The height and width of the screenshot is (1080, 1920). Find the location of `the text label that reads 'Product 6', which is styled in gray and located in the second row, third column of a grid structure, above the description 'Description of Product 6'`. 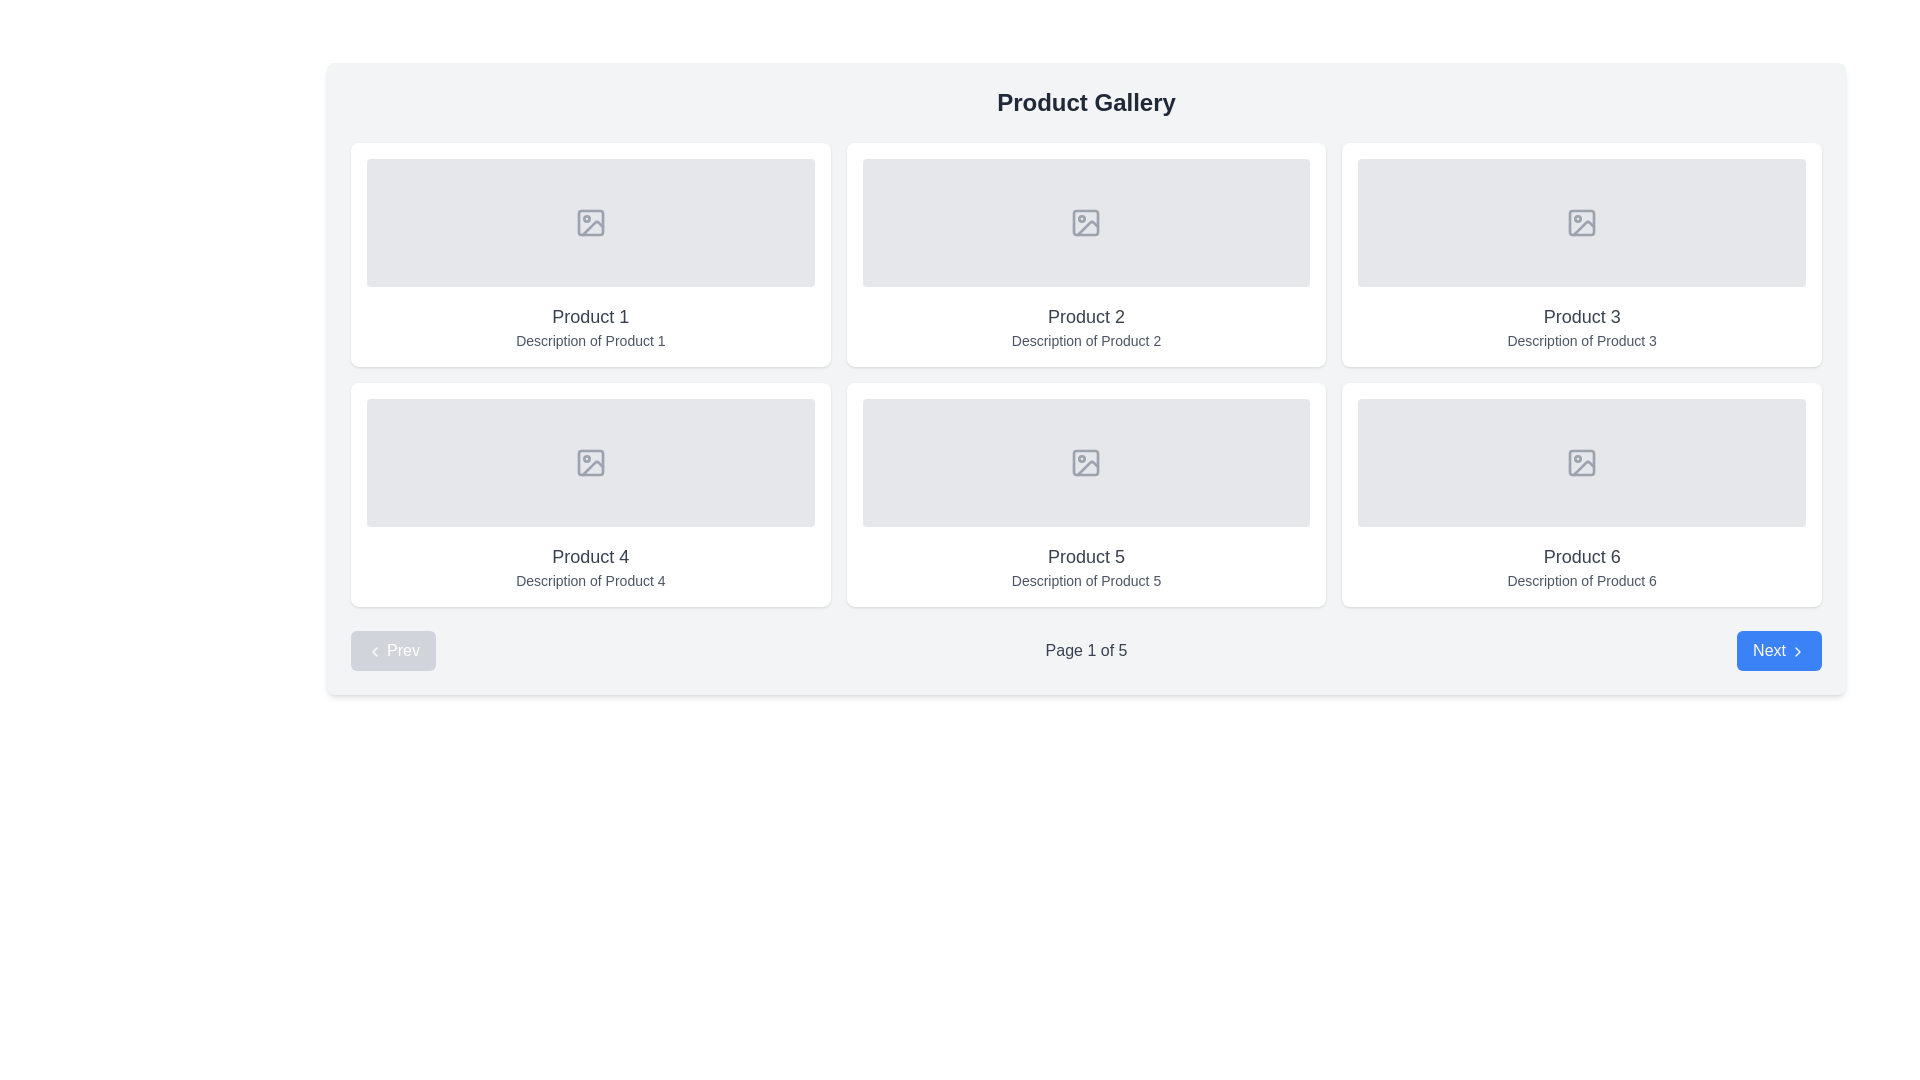

the text label that reads 'Product 6', which is styled in gray and located in the second row, third column of a grid structure, above the description 'Description of Product 6' is located at coordinates (1581, 556).